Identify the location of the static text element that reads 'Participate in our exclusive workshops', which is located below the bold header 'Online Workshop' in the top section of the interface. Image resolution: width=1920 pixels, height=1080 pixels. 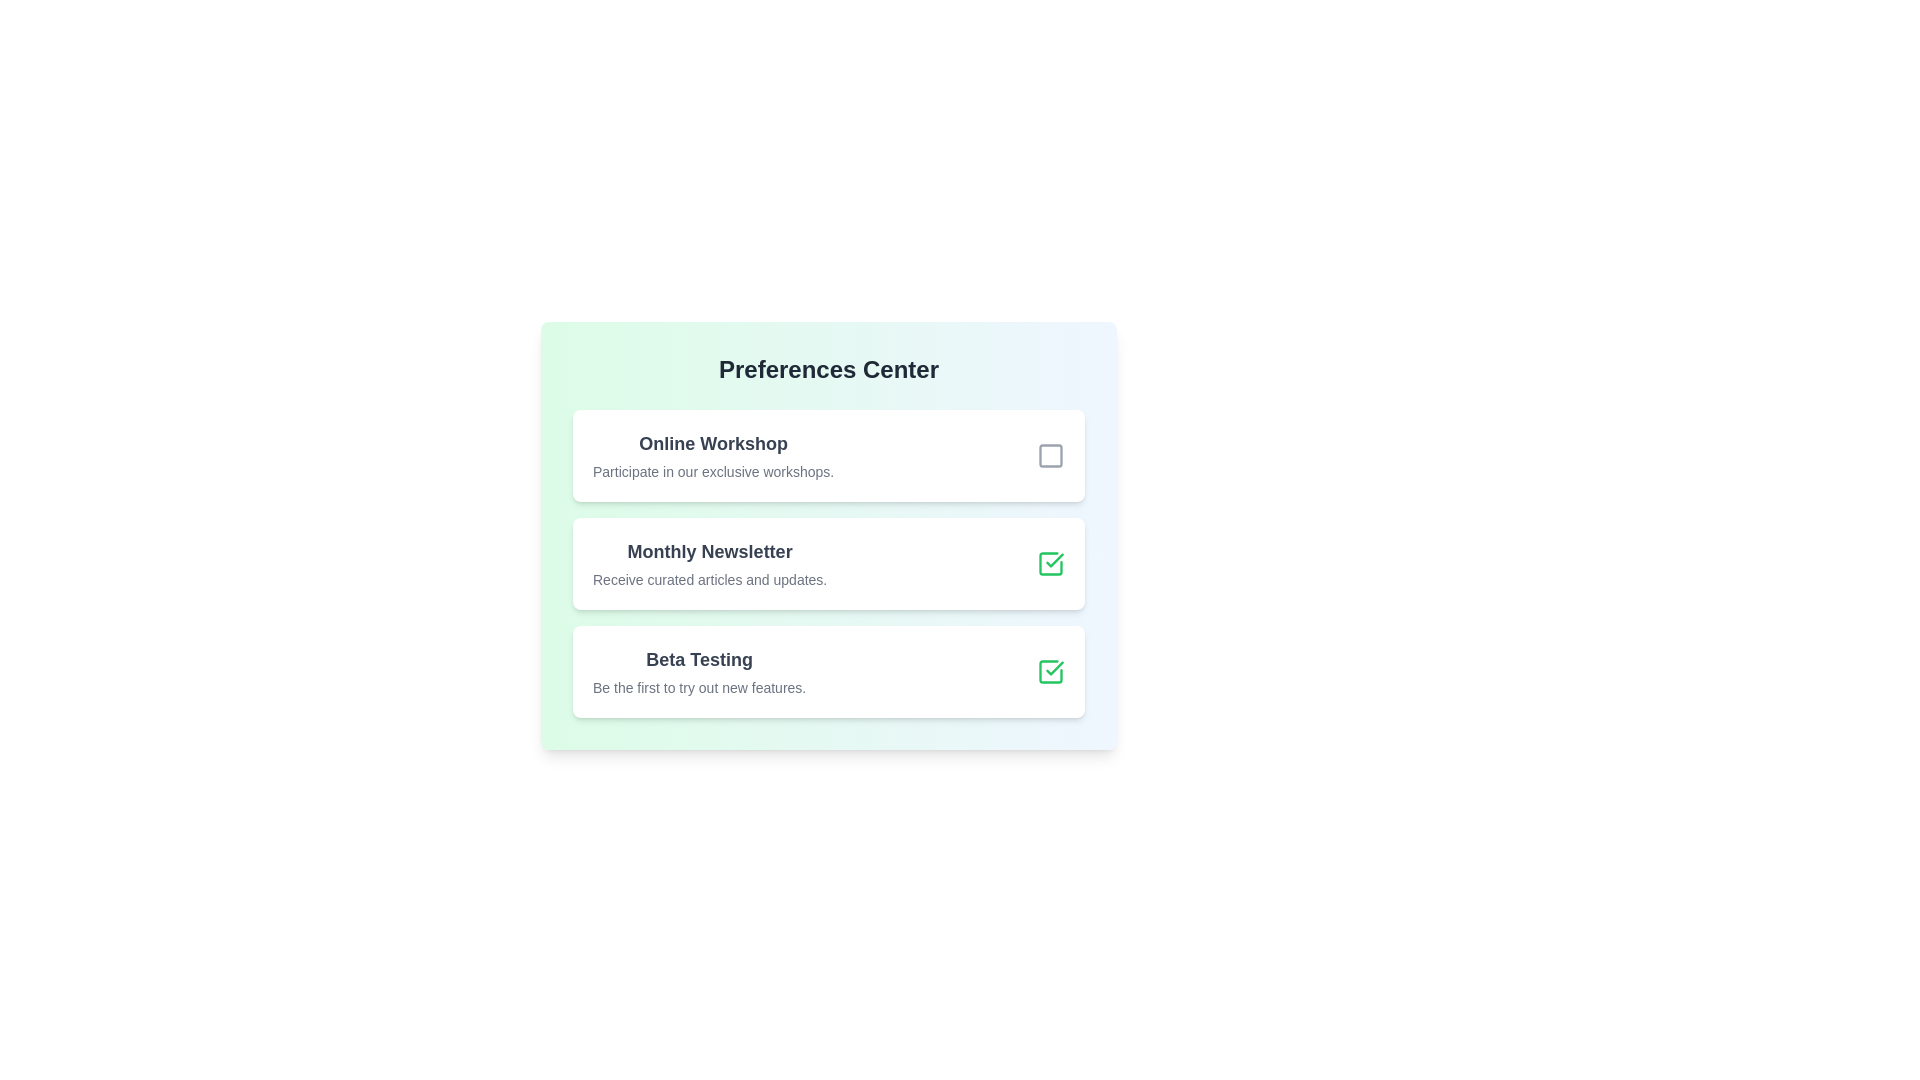
(713, 471).